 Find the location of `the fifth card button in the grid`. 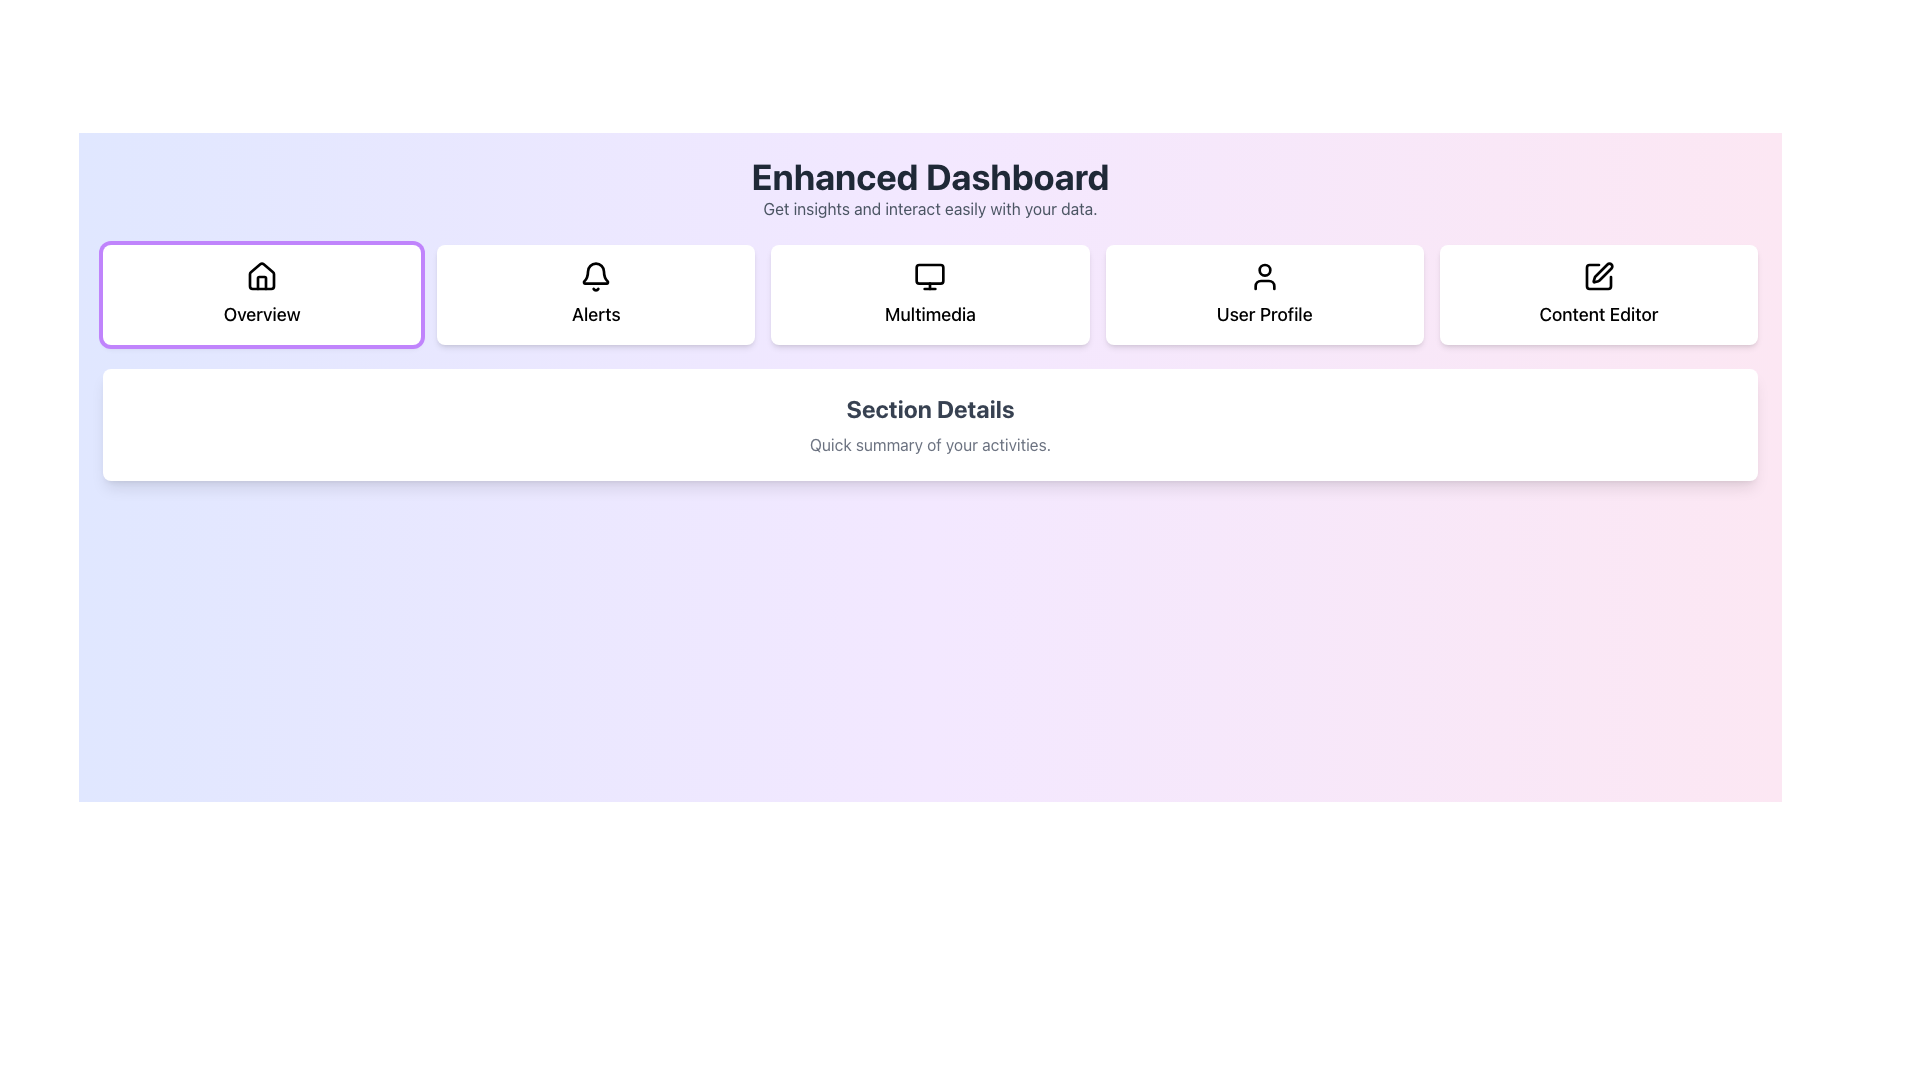

the fifth card button in the grid is located at coordinates (1597, 294).